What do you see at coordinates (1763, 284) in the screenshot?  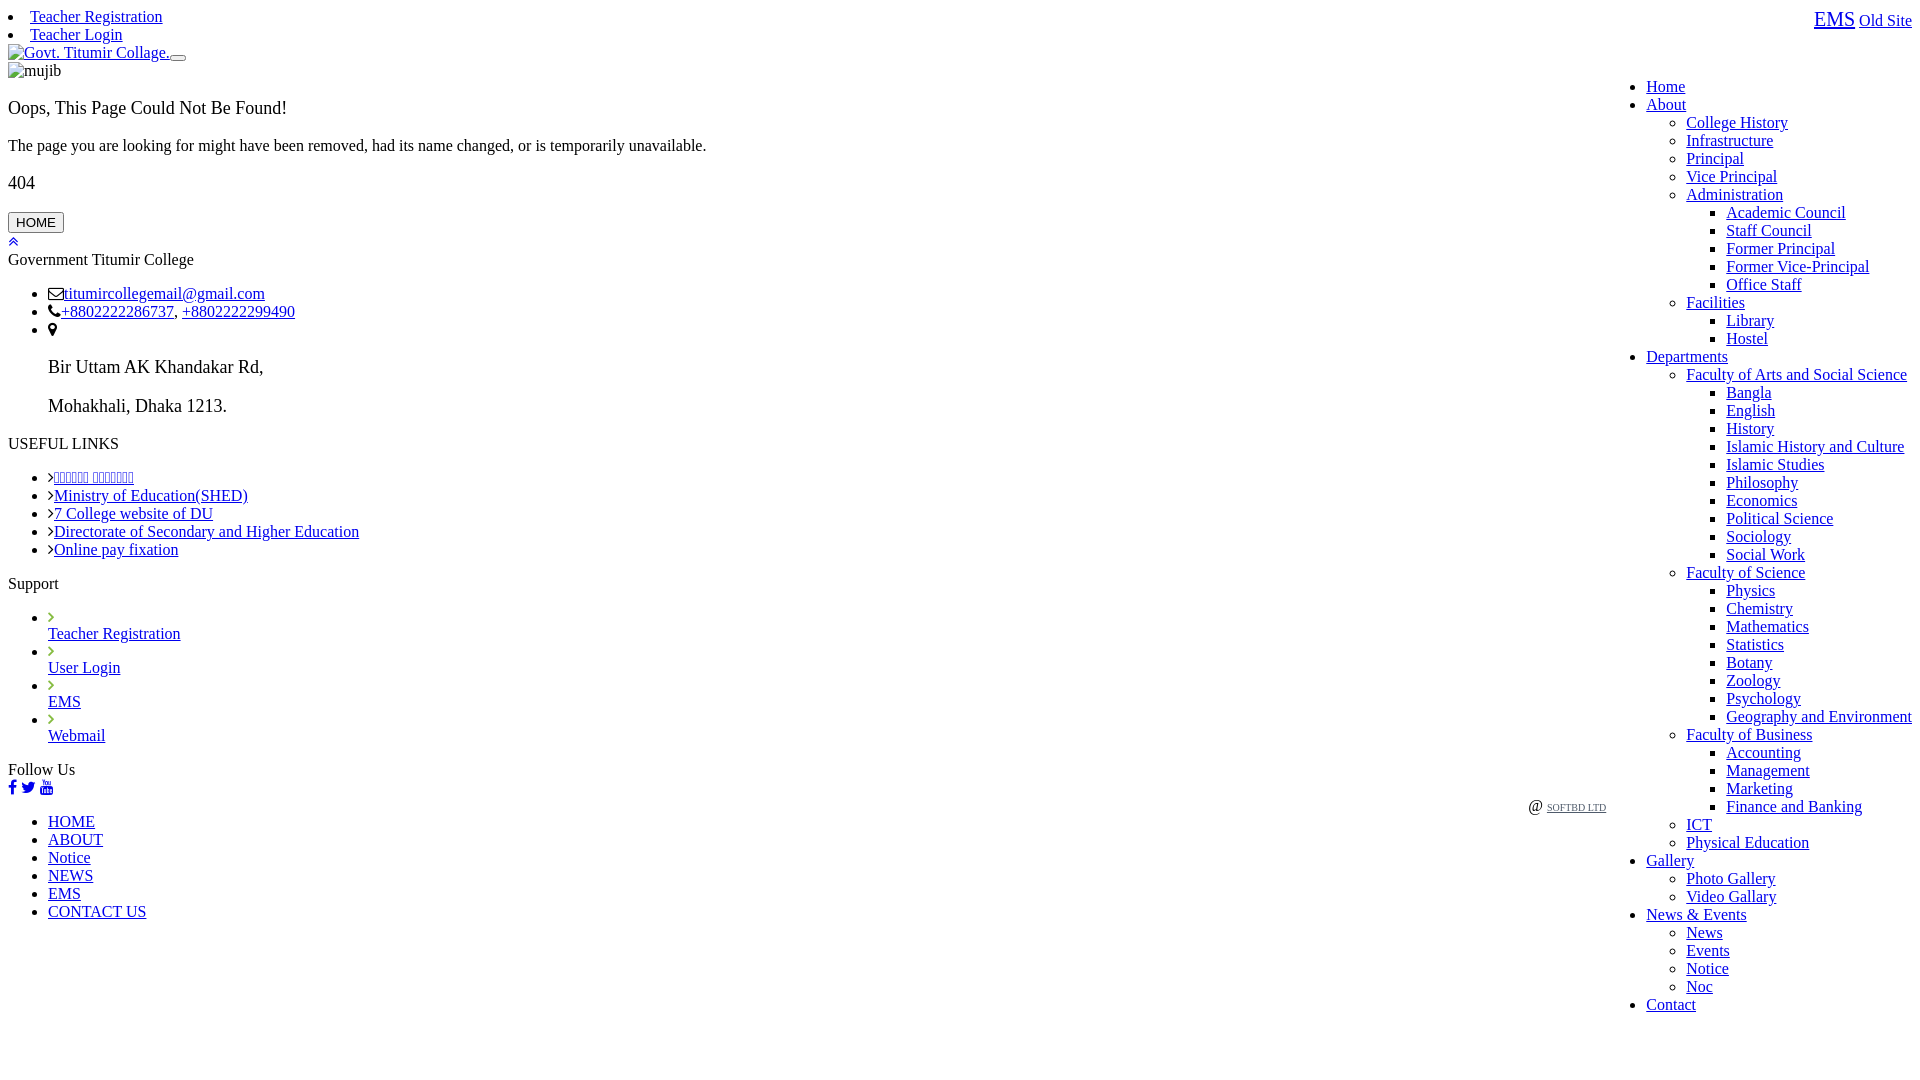 I see `'Office Staff'` at bounding box center [1763, 284].